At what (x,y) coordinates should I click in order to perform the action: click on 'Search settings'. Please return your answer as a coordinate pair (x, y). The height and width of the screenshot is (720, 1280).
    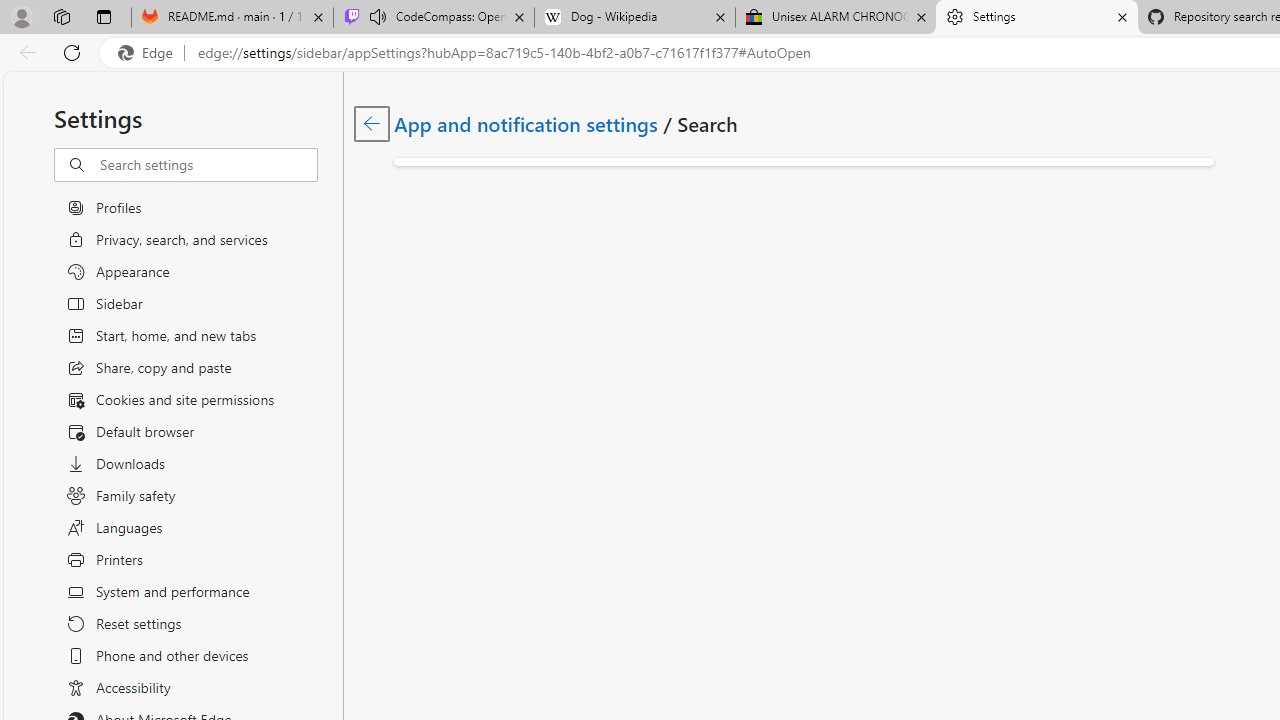
    Looking at the image, I should click on (208, 164).